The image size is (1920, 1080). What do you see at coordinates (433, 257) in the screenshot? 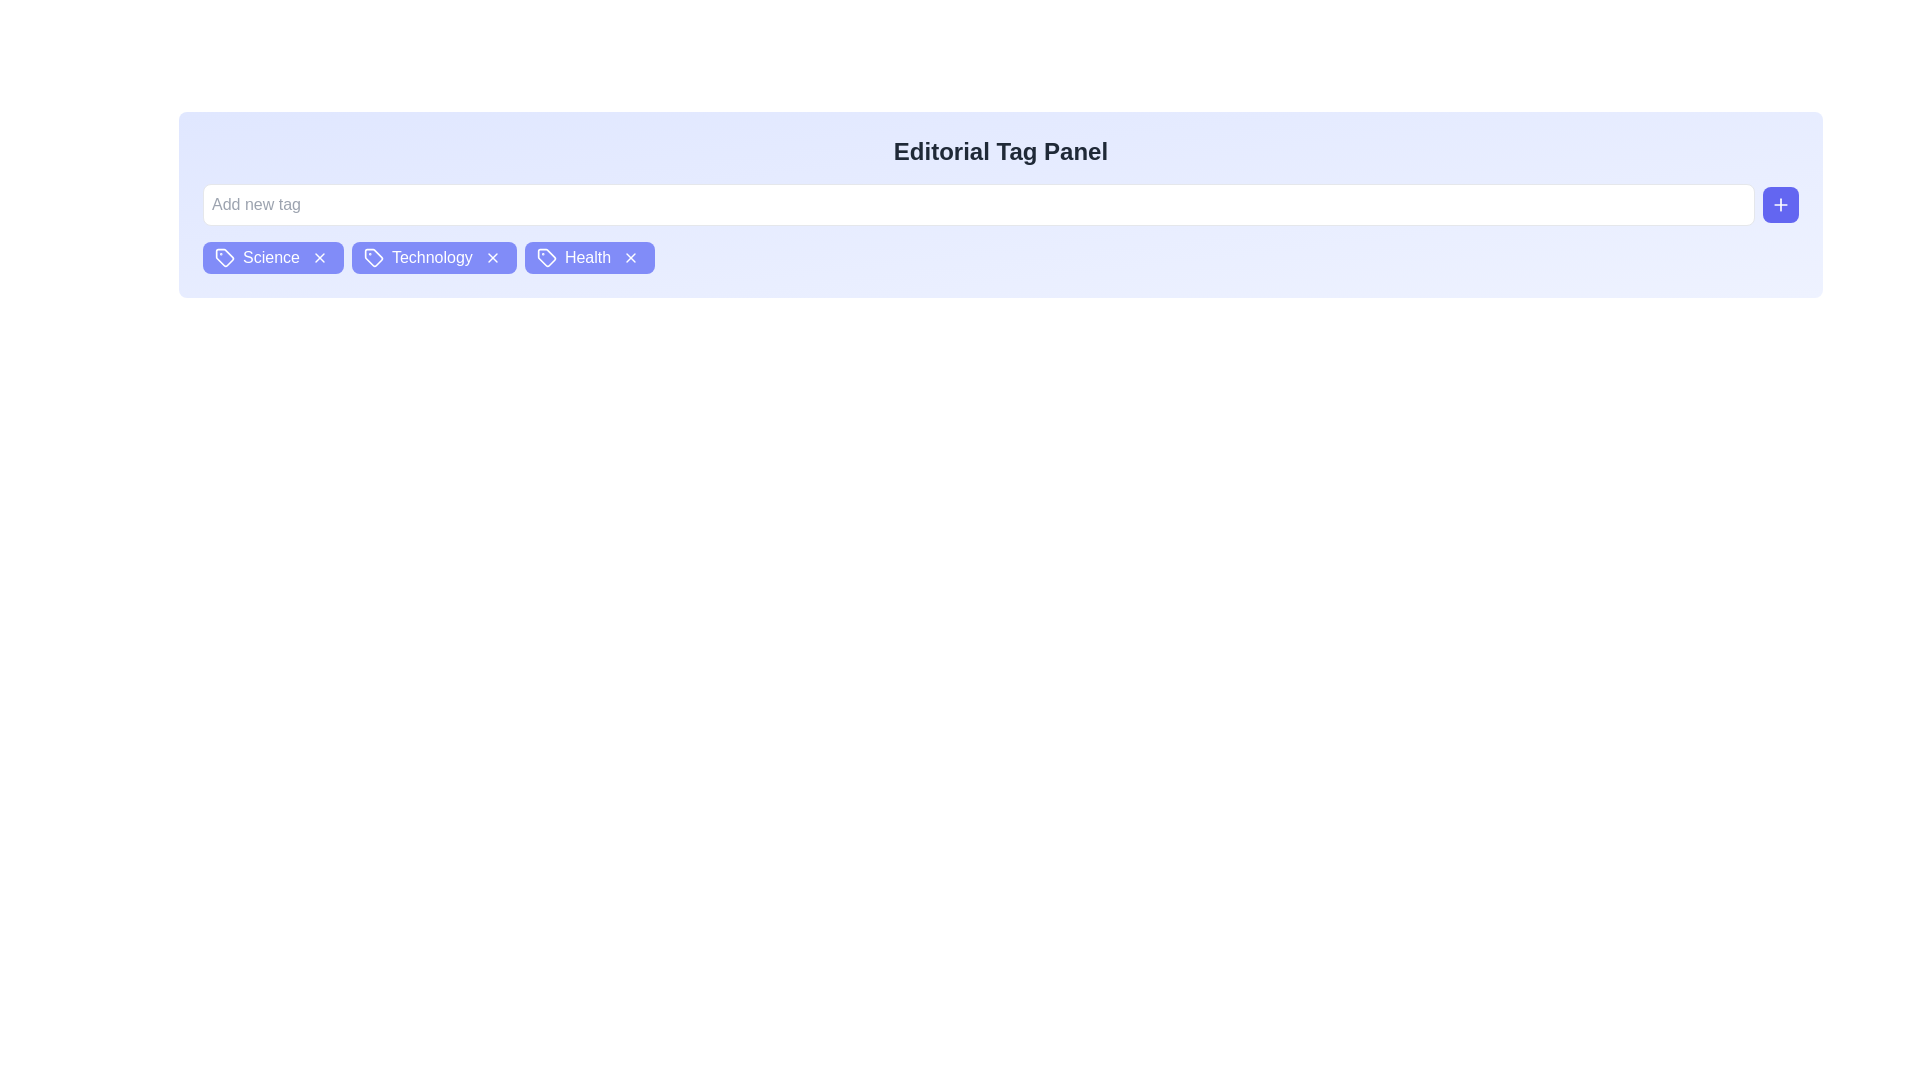
I see `the category label positioned between the 'Science' tag on the left and the 'Health' tag on the right, which serves as a tag or category label` at bounding box center [433, 257].